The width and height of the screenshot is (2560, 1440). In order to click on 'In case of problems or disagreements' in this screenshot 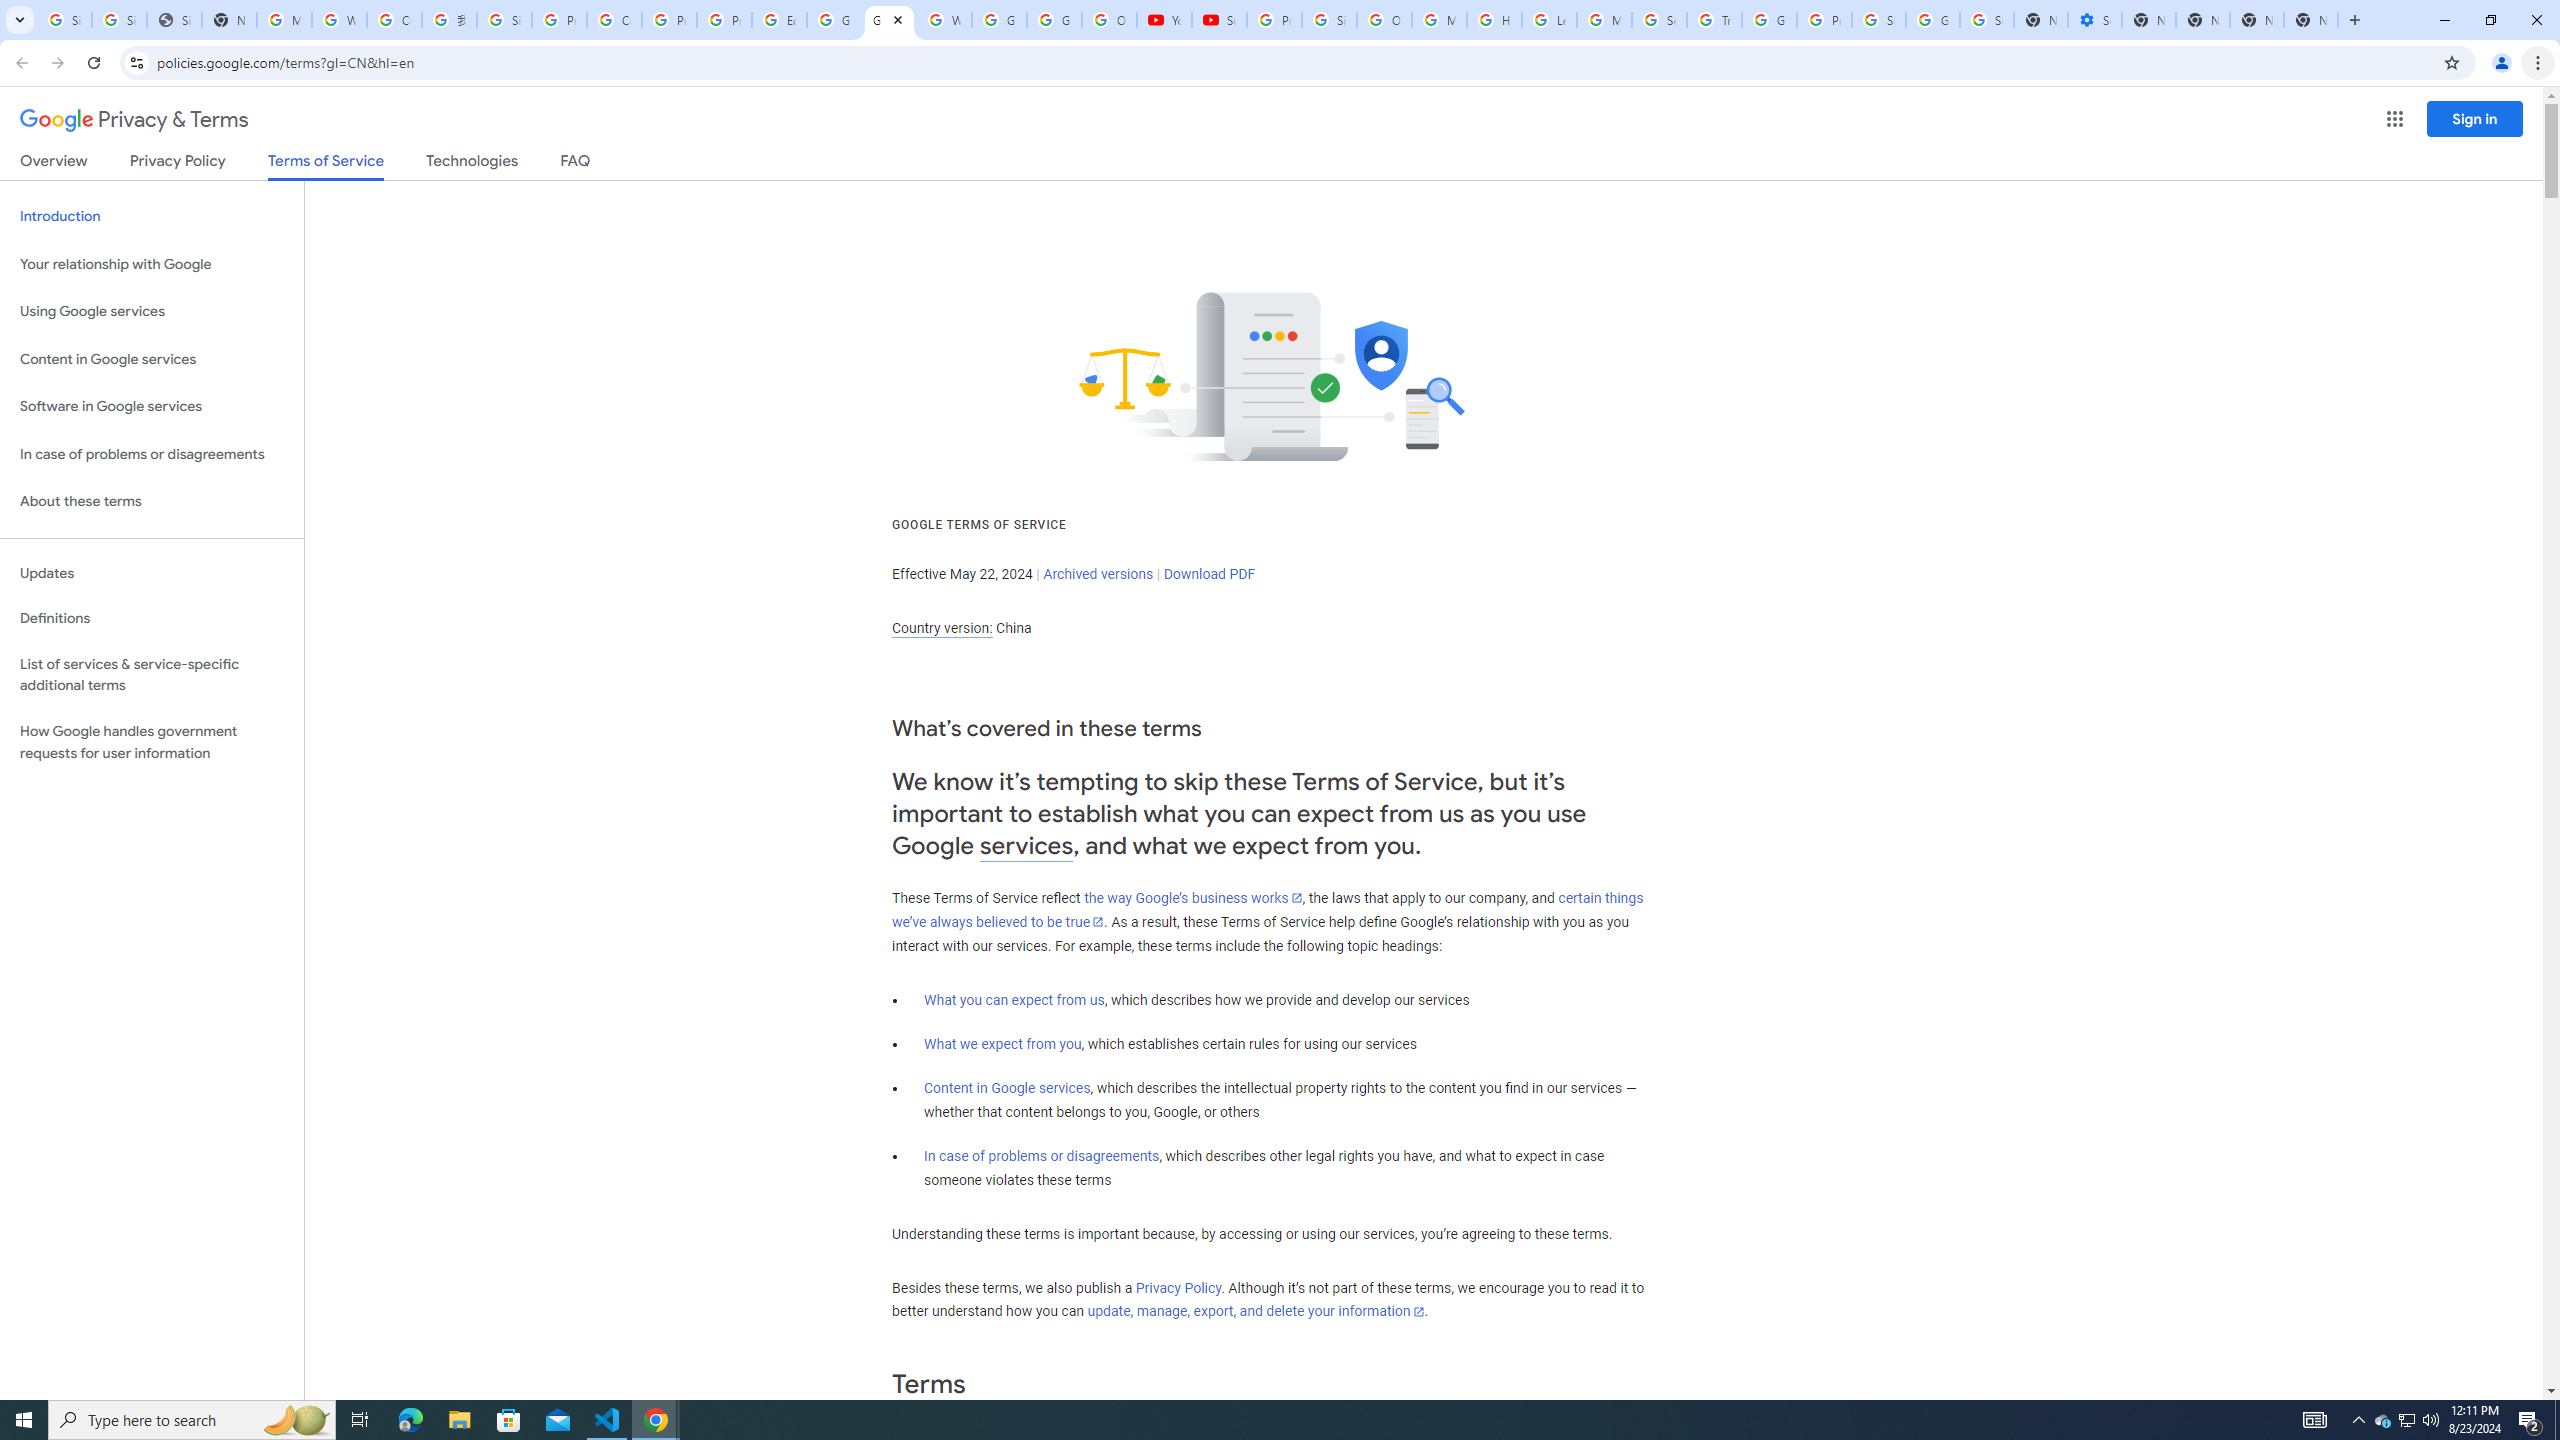, I will do `click(1040, 1156)`.